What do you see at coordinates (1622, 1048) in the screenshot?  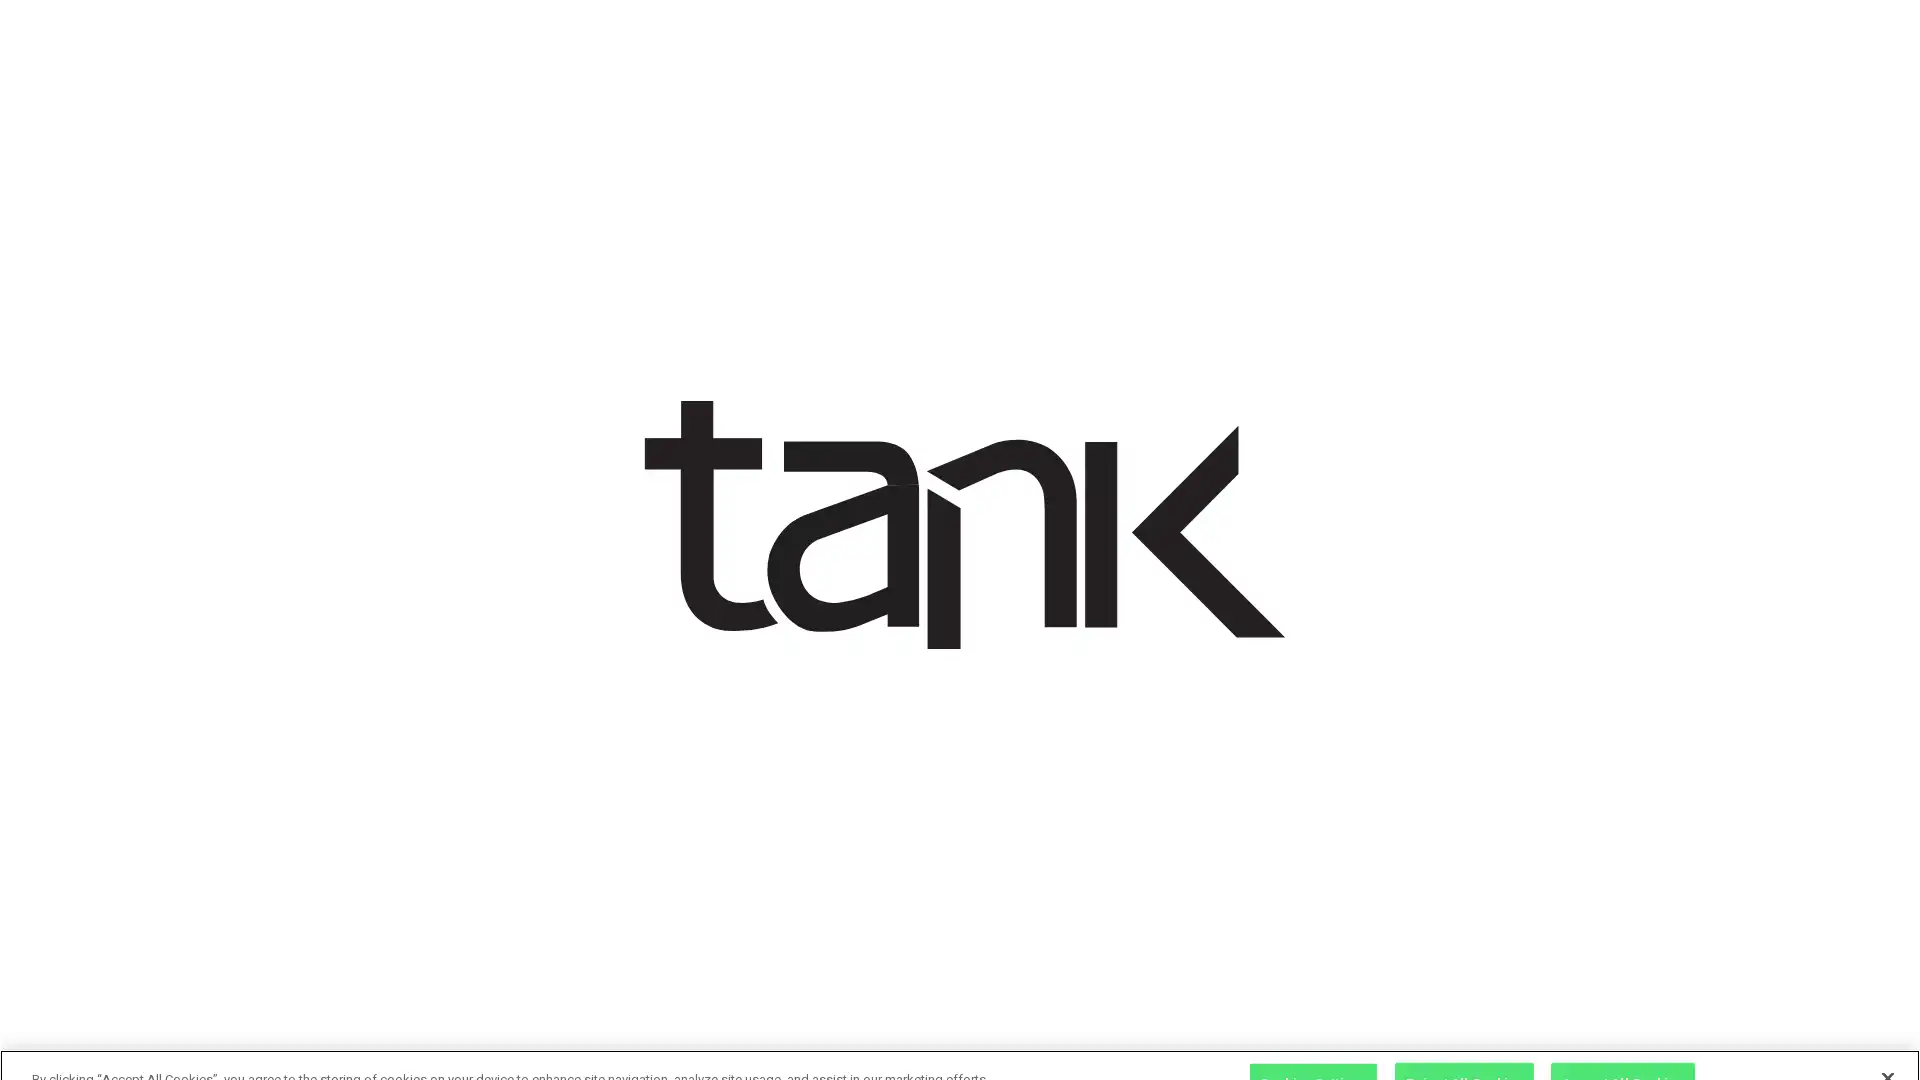 I see `Accept All Cookies` at bounding box center [1622, 1048].